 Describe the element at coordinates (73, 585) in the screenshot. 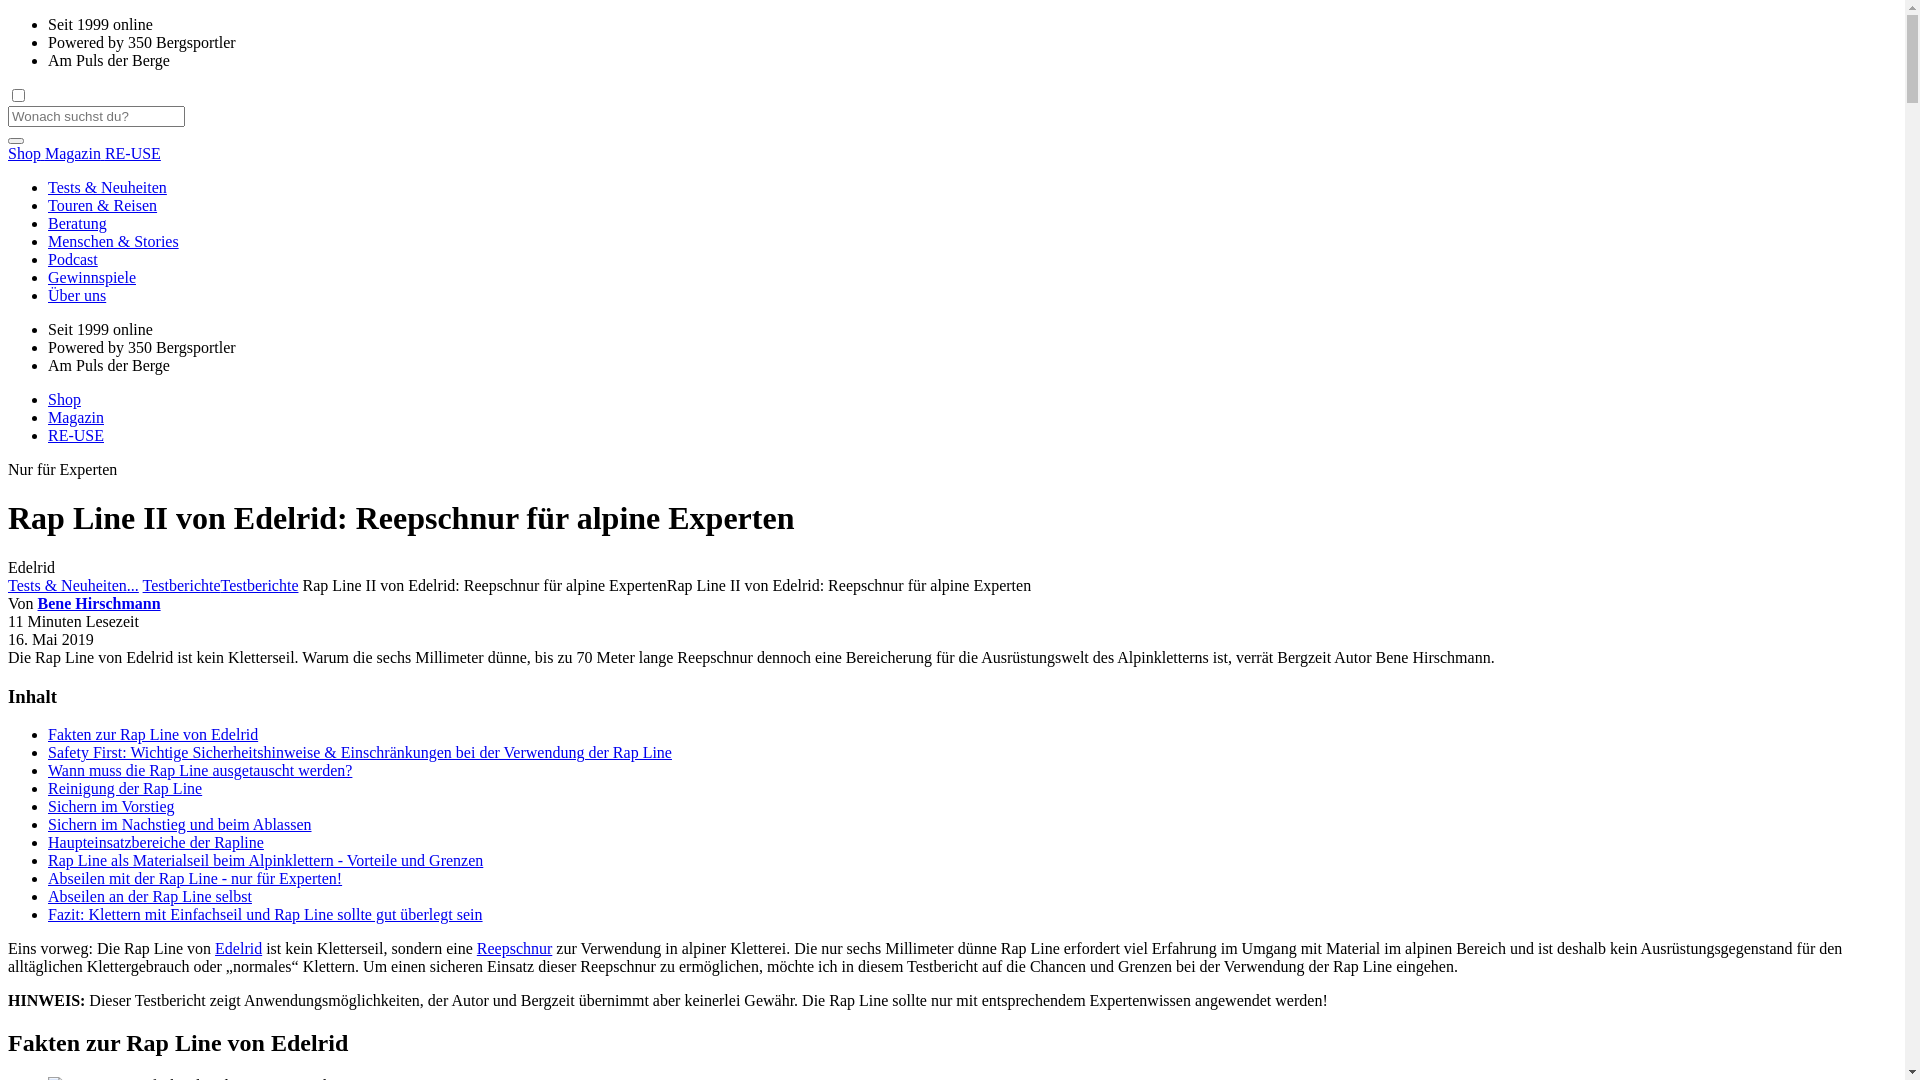

I see `'Tests & Neuheiten...'` at that location.